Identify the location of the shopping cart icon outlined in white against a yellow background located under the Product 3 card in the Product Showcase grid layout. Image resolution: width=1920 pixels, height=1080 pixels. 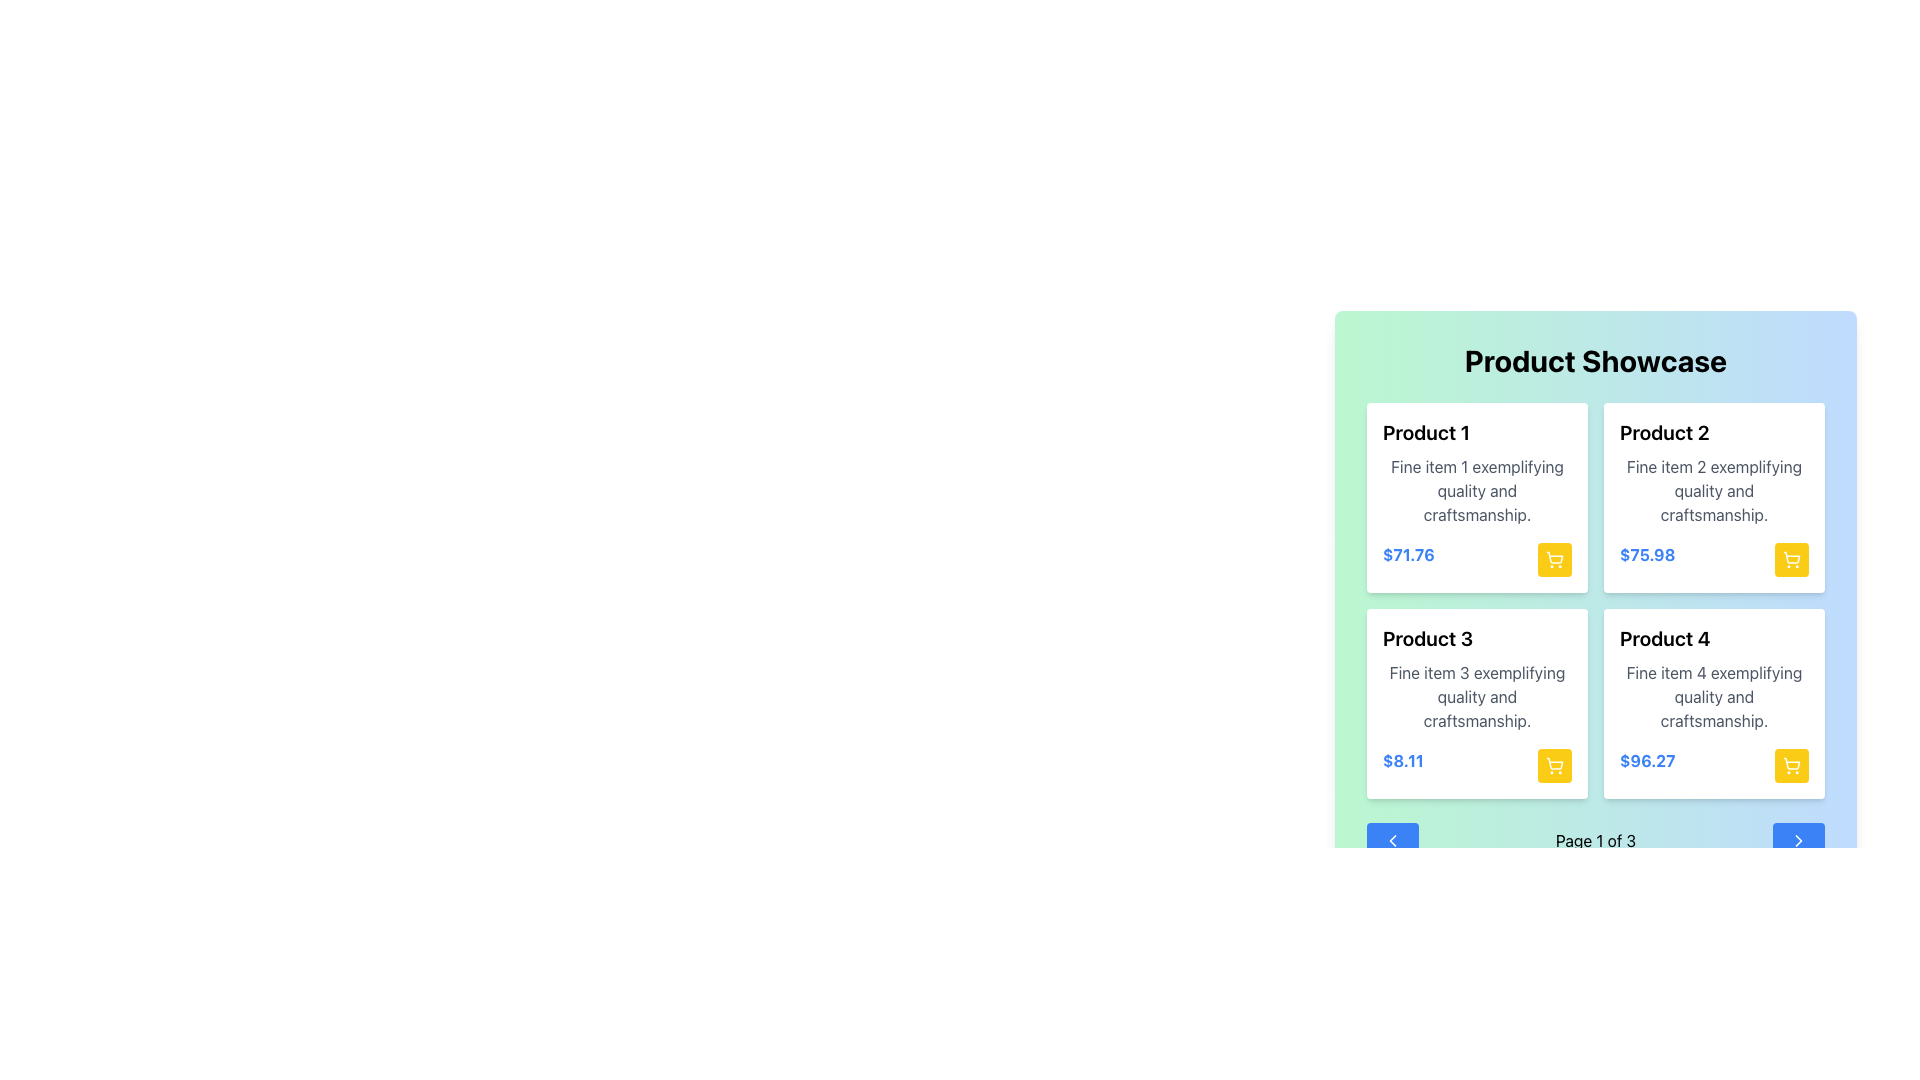
(1554, 765).